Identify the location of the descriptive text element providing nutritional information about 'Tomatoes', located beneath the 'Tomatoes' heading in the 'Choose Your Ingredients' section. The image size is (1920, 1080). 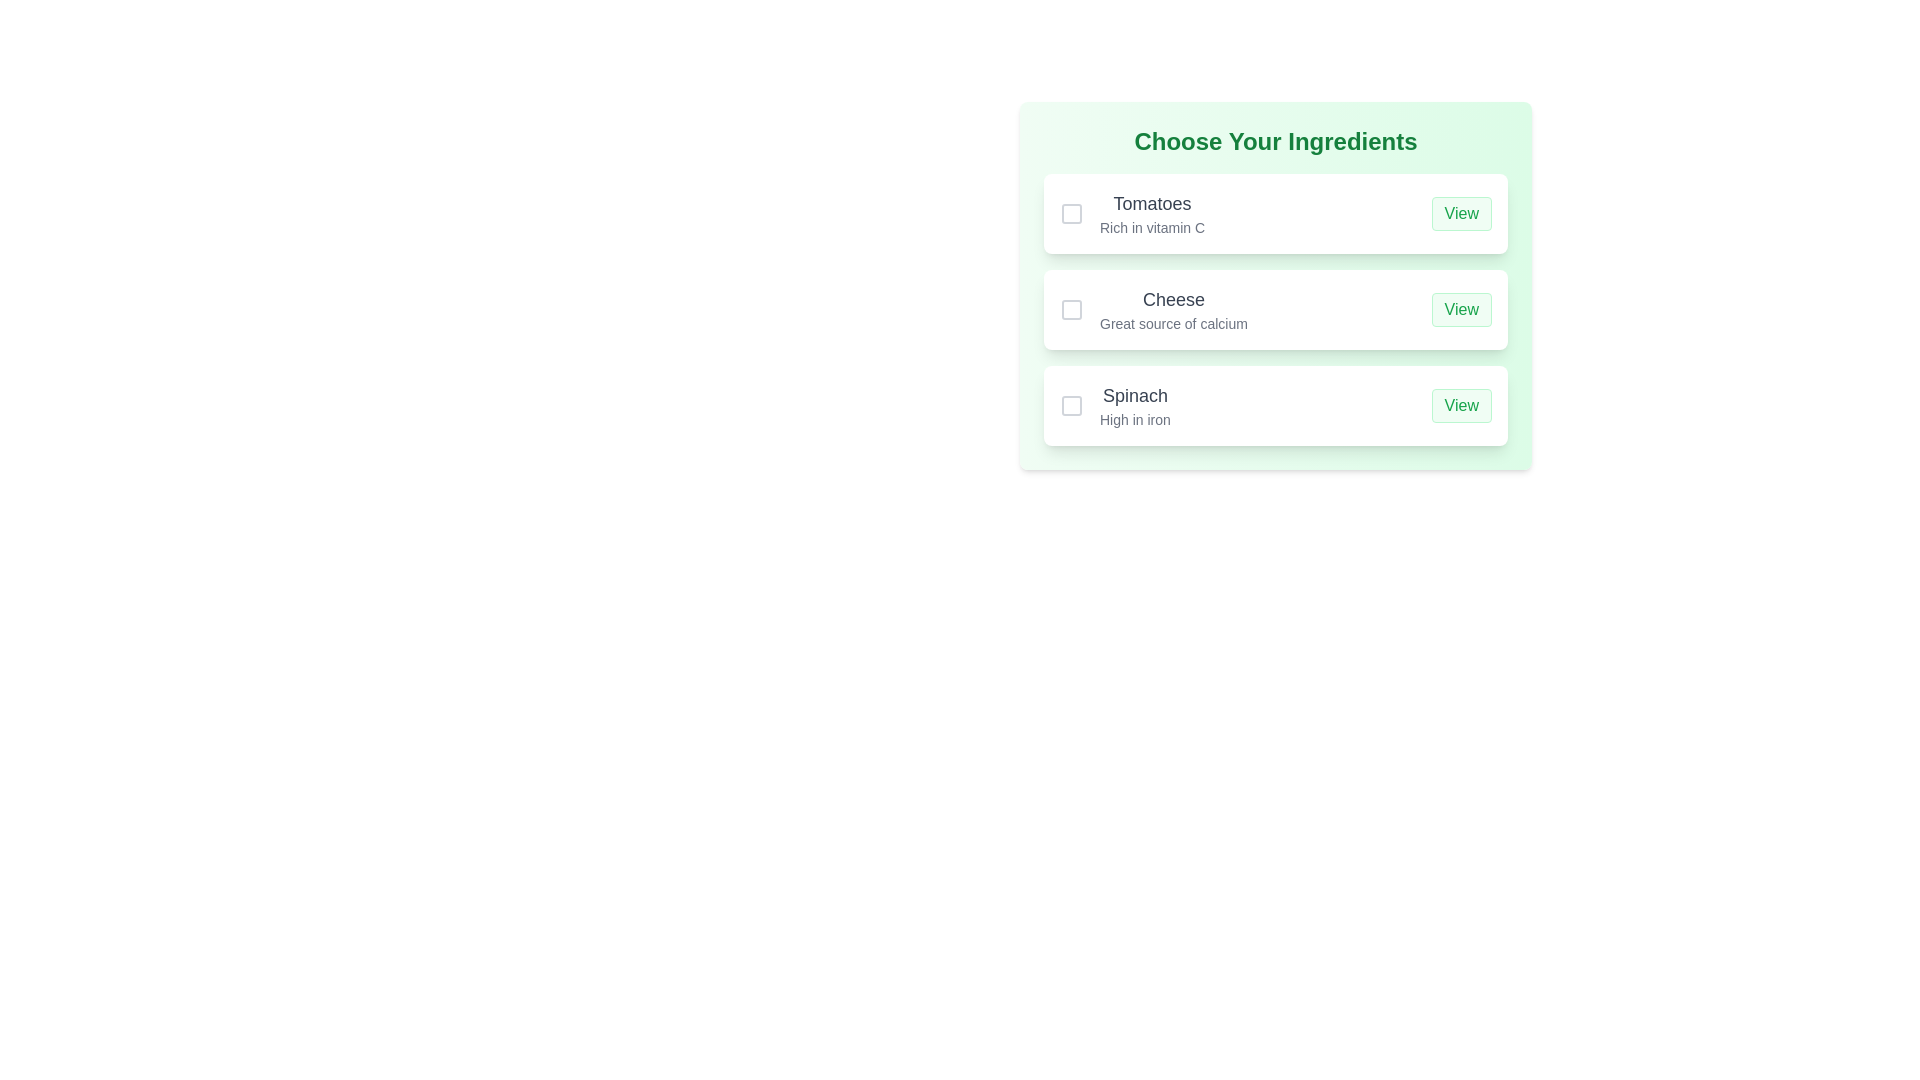
(1152, 226).